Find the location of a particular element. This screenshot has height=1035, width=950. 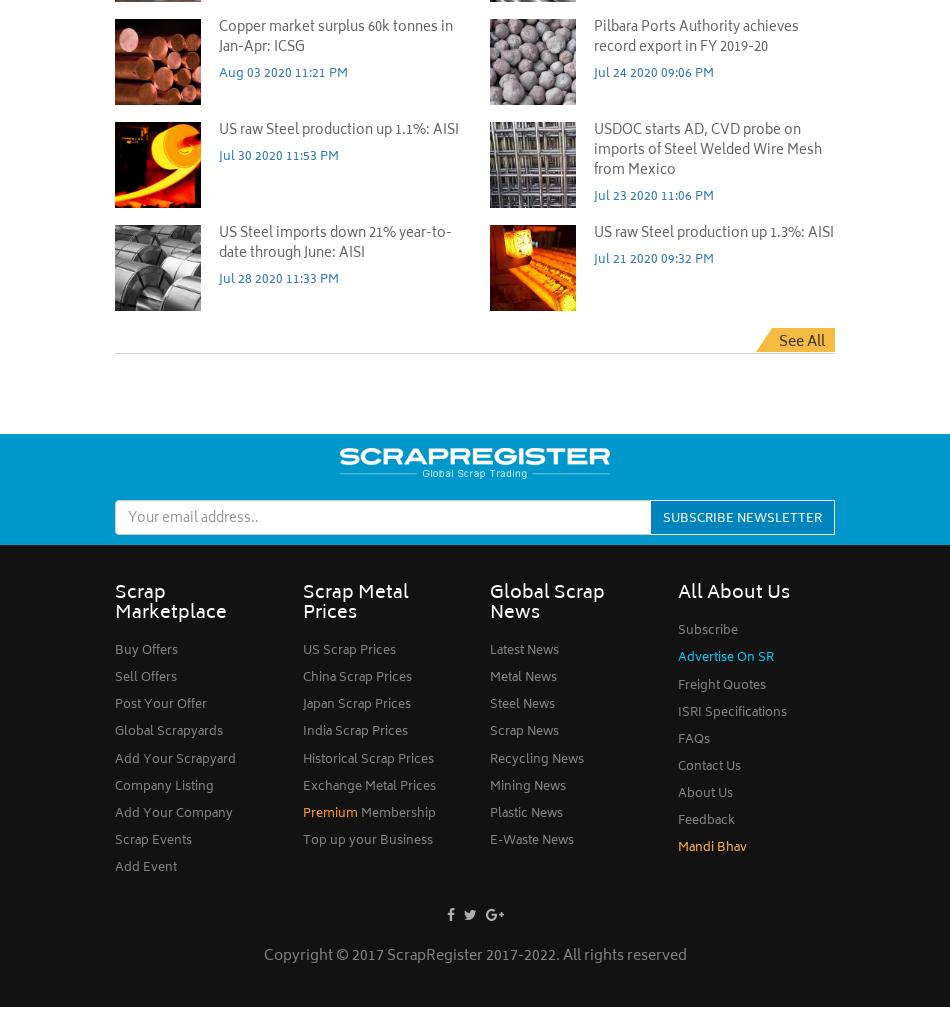

'Global Scrapyards' is located at coordinates (169, 731).